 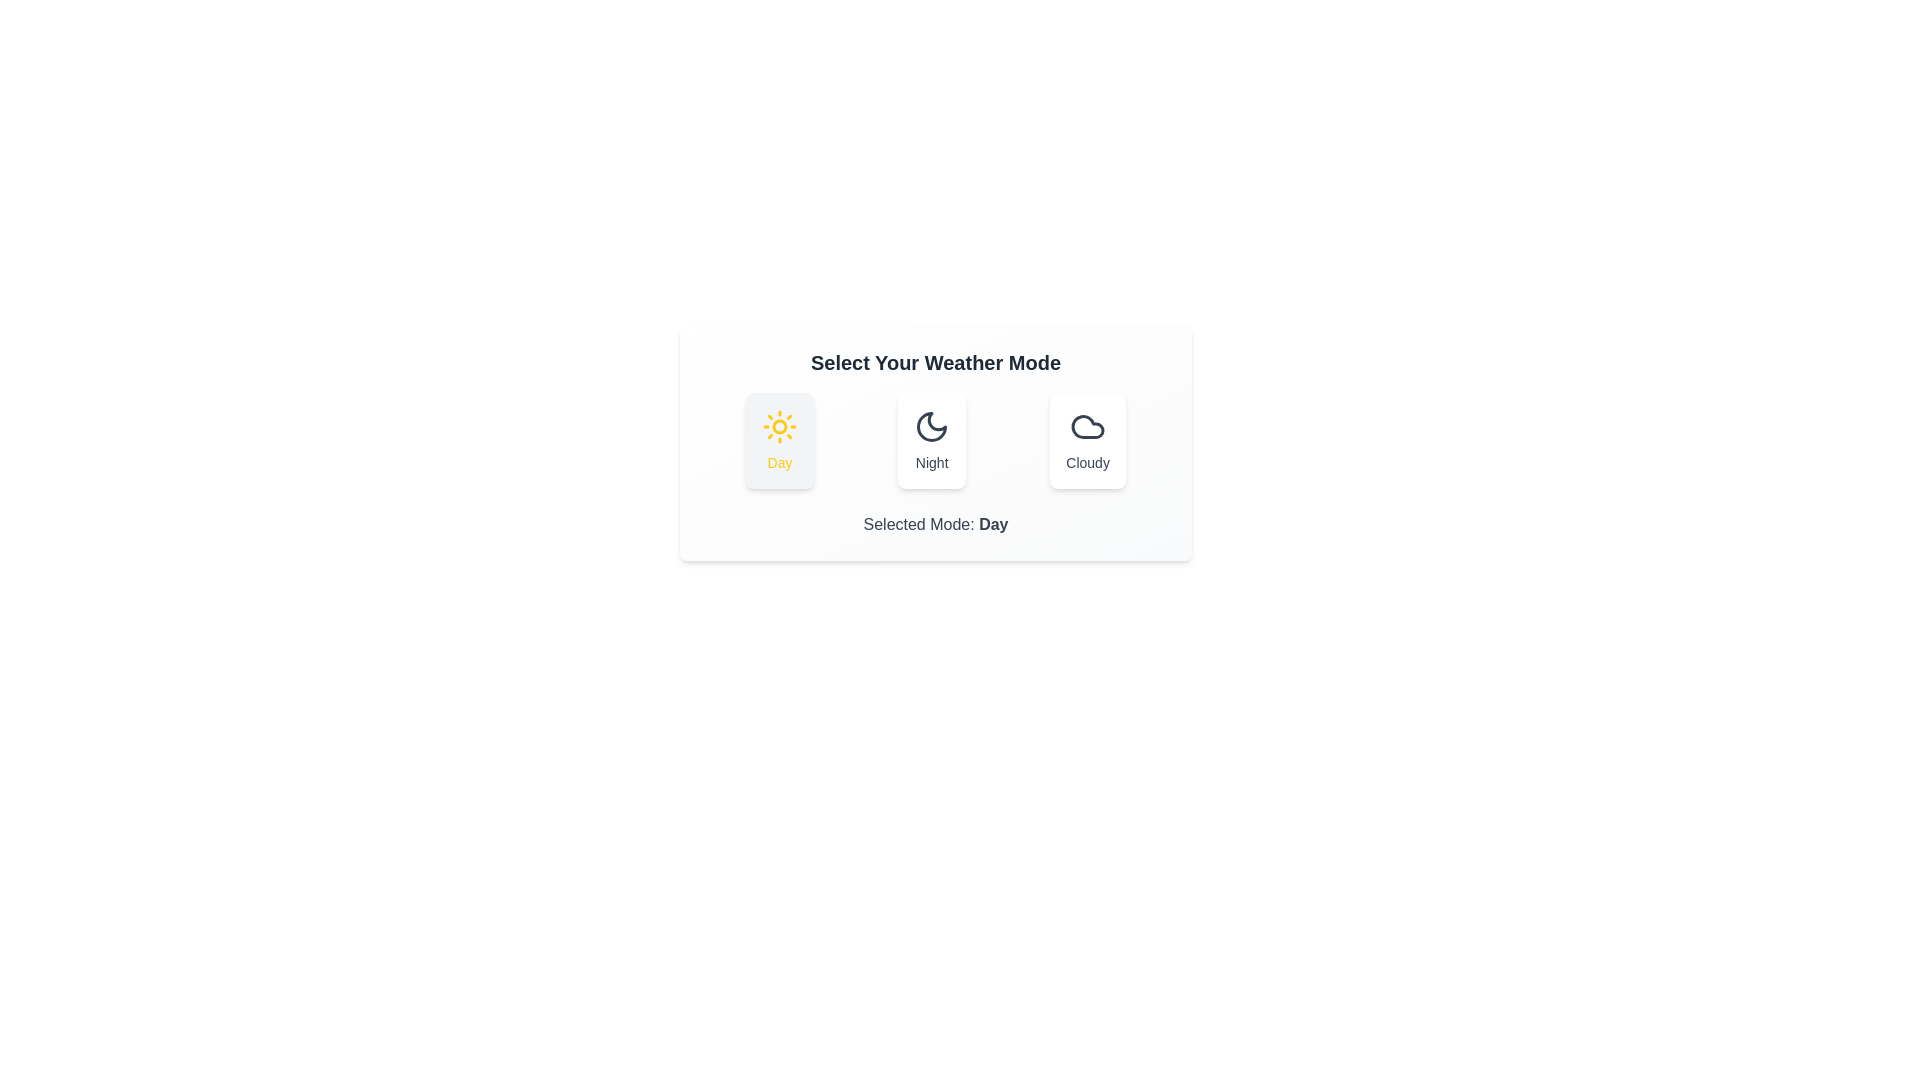 What do you see at coordinates (779, 439) in the screenshot?
I see `the 'Day' button to select the 'Day' mode` at bounding box center [779, 439].